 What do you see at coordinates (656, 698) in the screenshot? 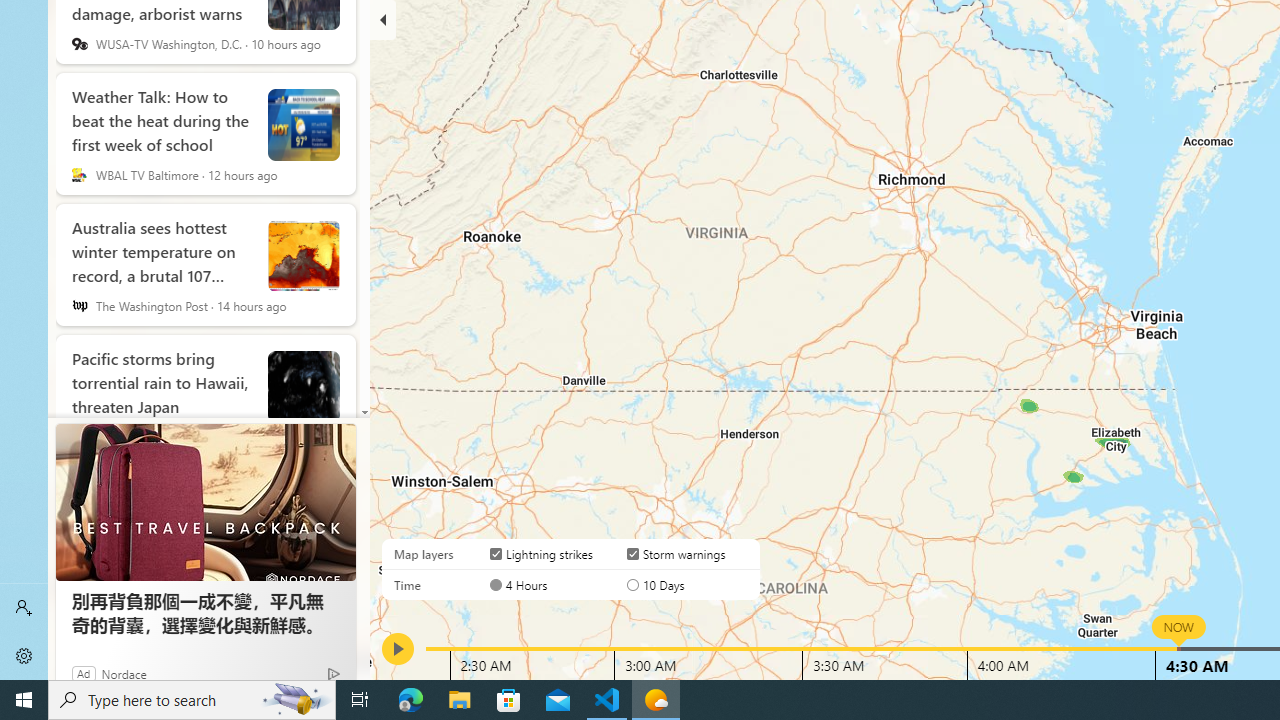
I see `'Weather - 1 running window'` at bounding box center [656, 698].